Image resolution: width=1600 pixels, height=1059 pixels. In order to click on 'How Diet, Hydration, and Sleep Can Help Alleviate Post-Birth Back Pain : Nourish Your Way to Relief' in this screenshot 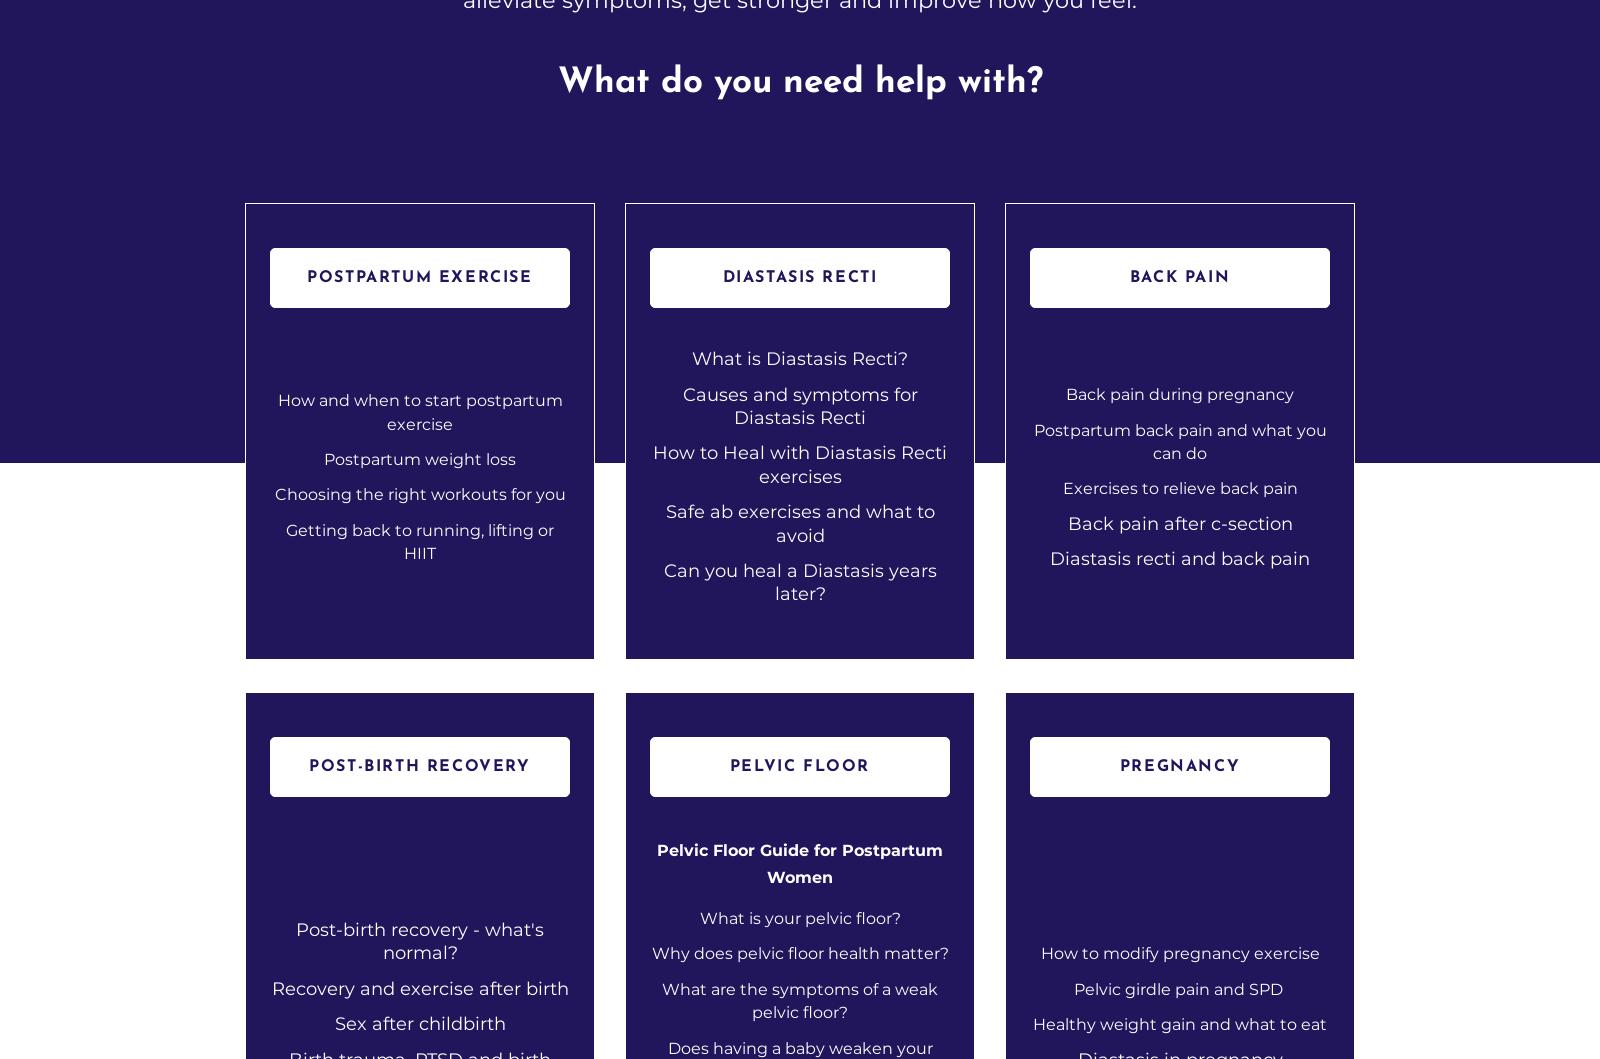, I will do `click(1027, 313)`.